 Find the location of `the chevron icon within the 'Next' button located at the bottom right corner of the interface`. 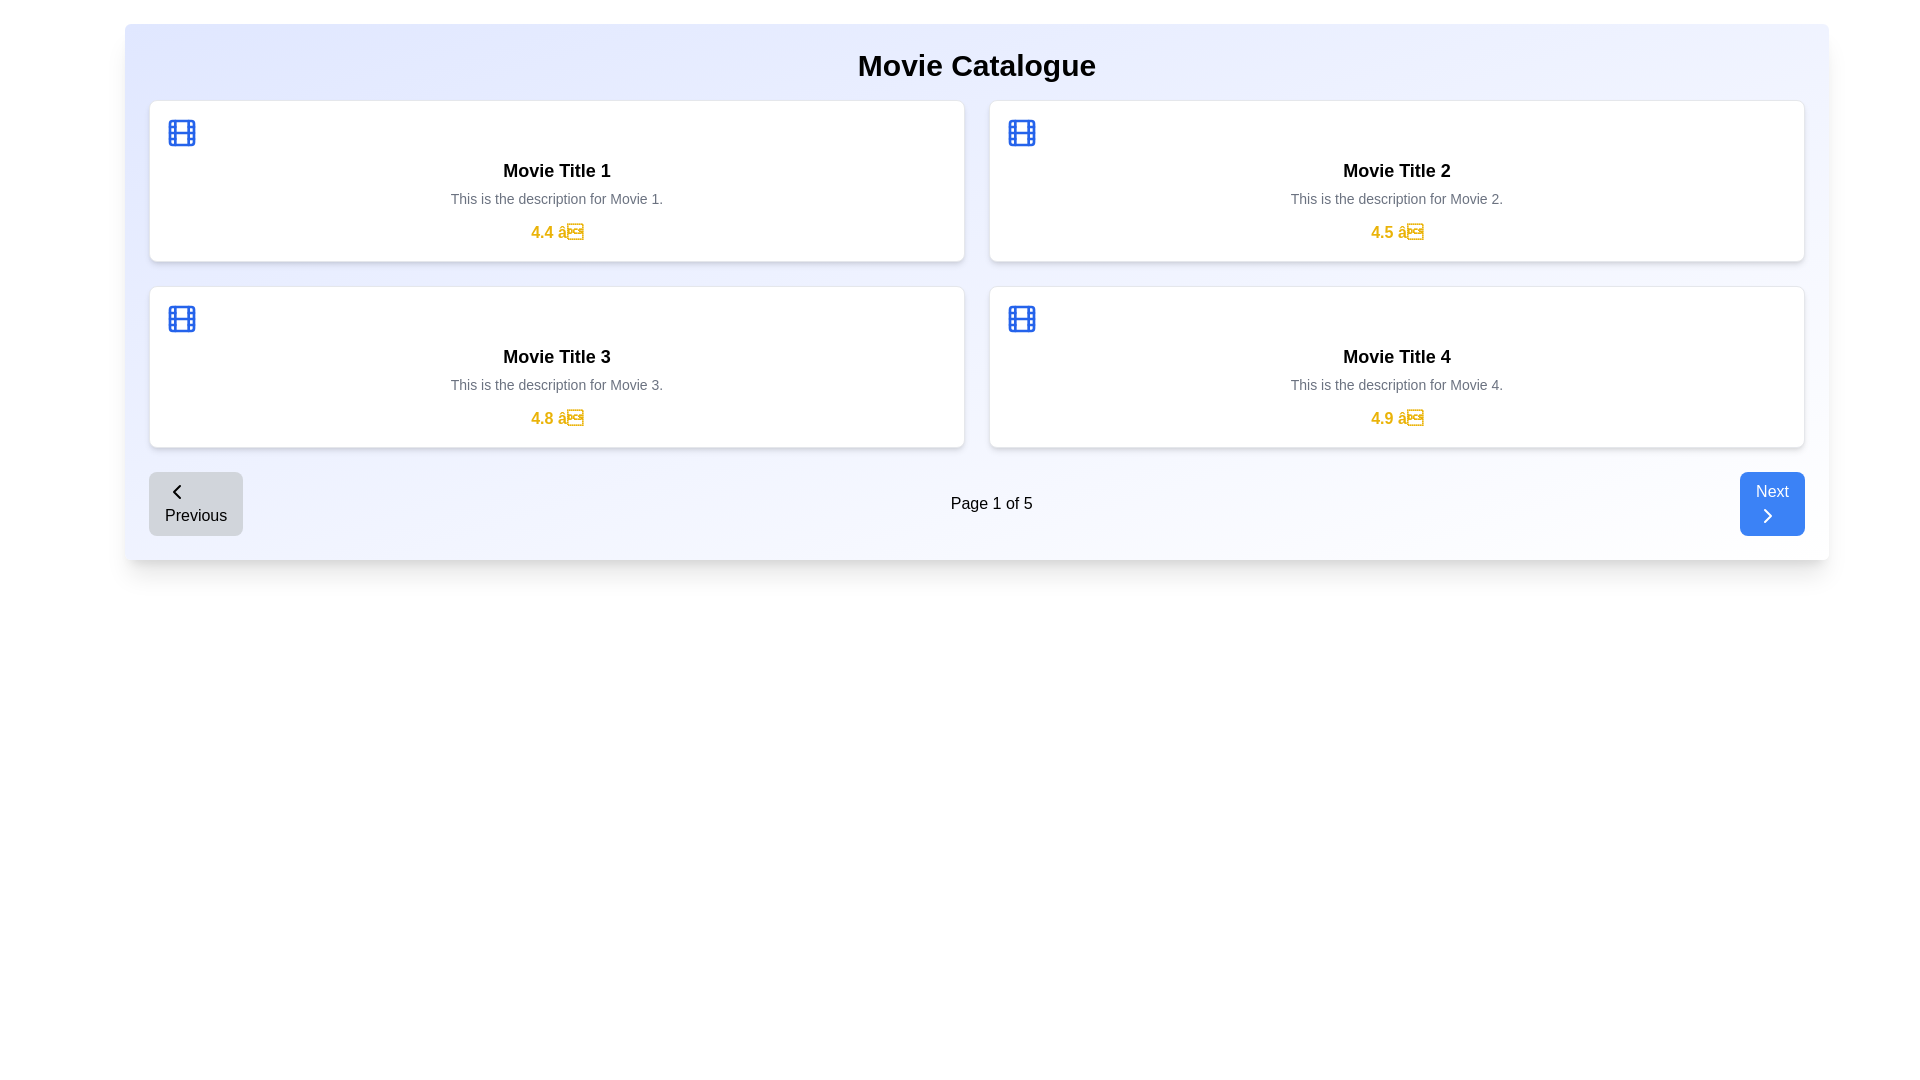

the chevron icon within the 'Next' button located at the bottom right corner of the interface is located at coordinates (1768, 515).